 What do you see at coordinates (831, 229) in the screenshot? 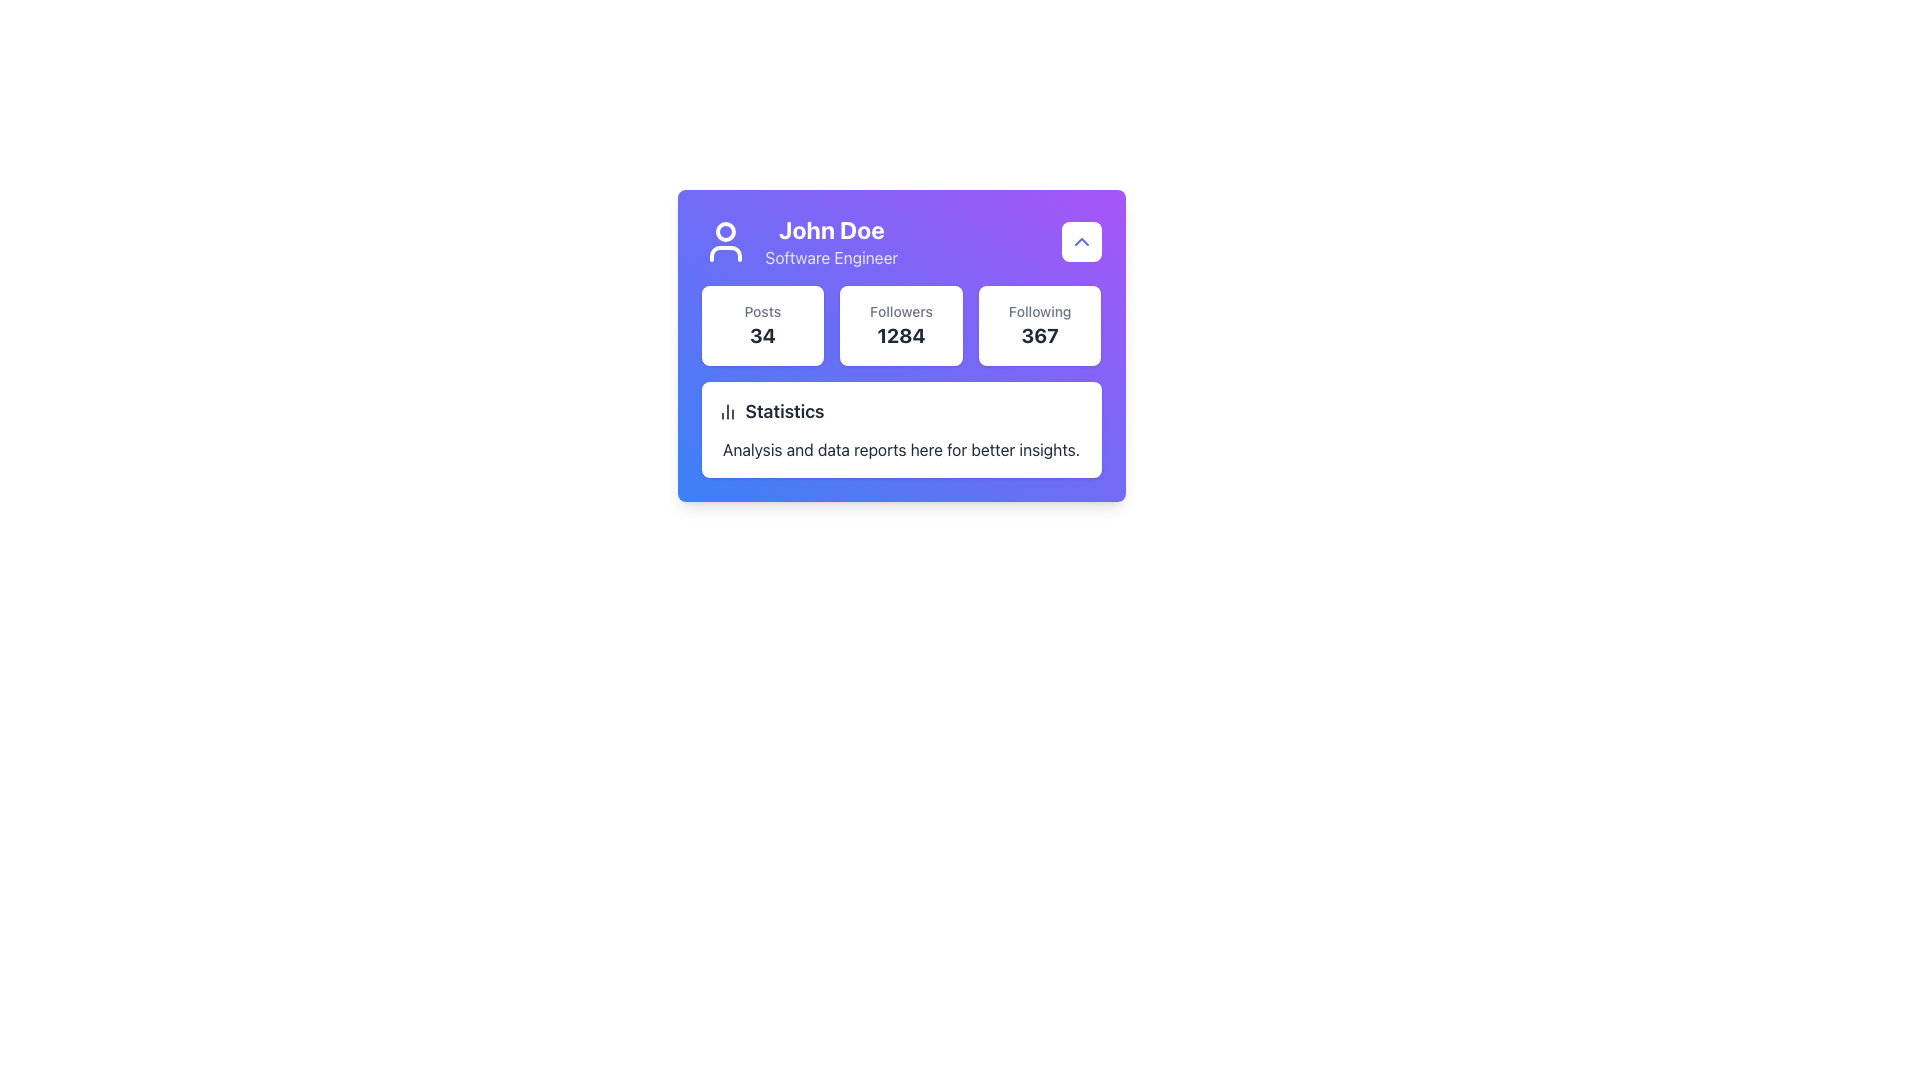
I see `the text label that reads 'John Doe', which is styled in bold and larger font on a purple background, located above 'Software Engineer'` at bounding box center [831, 229].